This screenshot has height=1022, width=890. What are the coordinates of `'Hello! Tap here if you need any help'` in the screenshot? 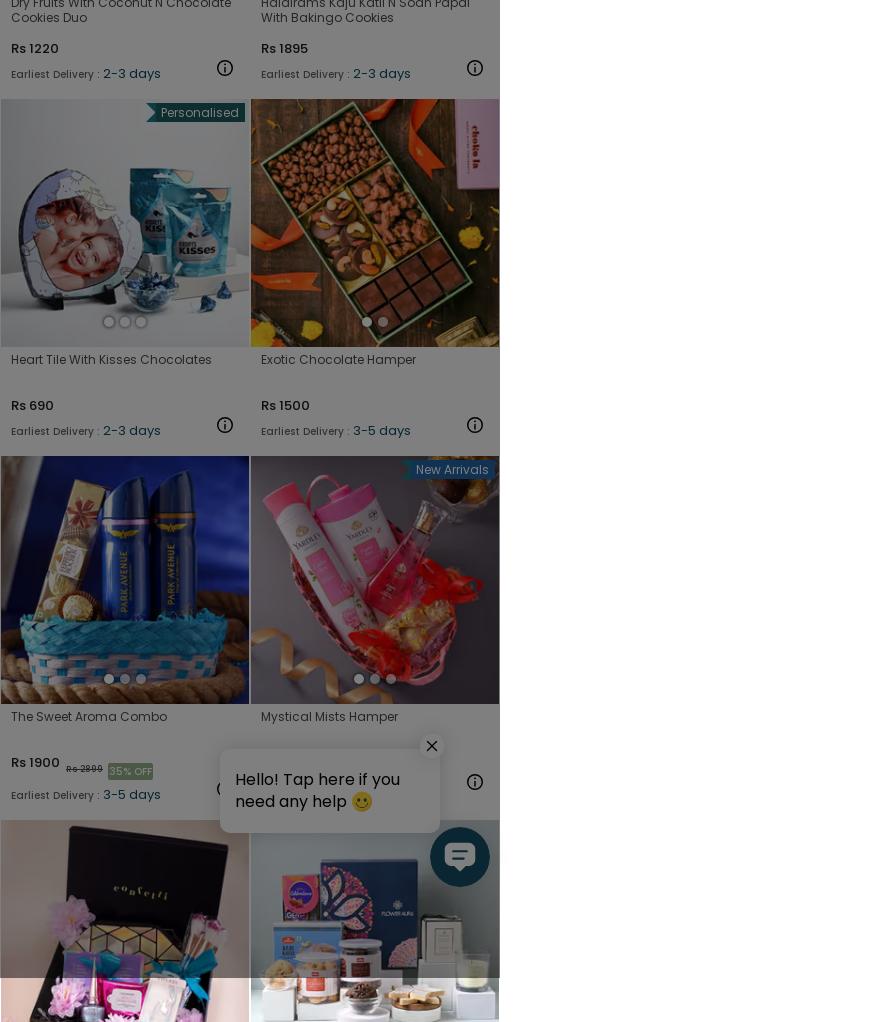 It's located at (317, 789).